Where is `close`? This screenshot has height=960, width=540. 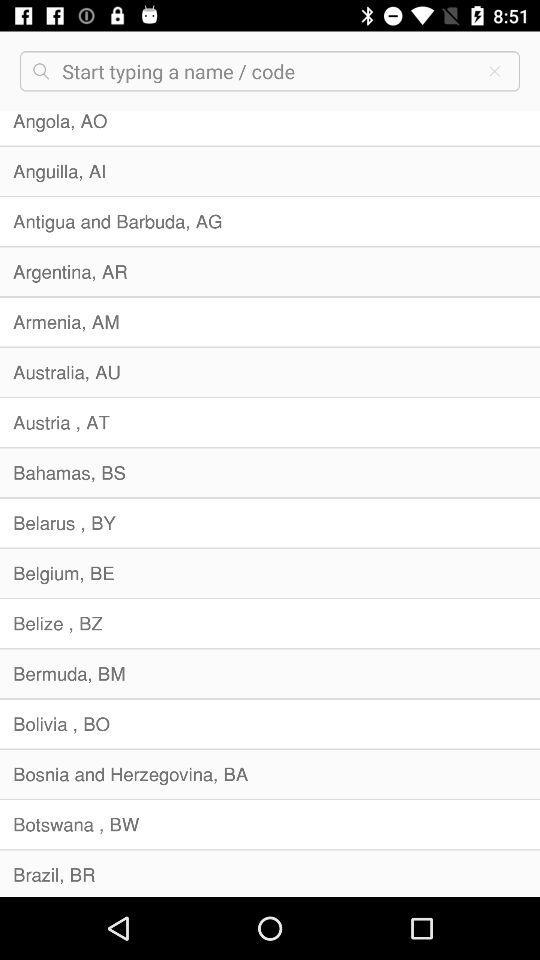
close is located at coordinates (493, 71).